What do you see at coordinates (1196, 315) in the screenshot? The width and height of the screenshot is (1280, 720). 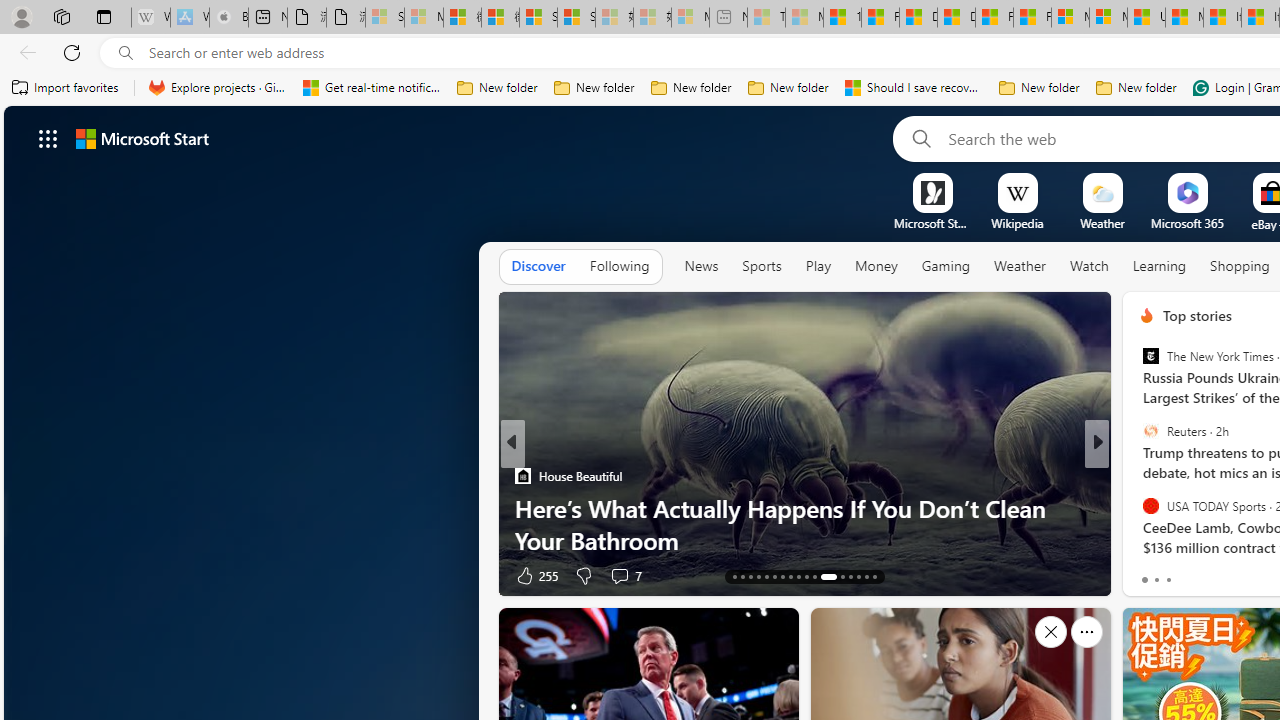 I see `'Top stories'` at bounding box center [1196, 315].